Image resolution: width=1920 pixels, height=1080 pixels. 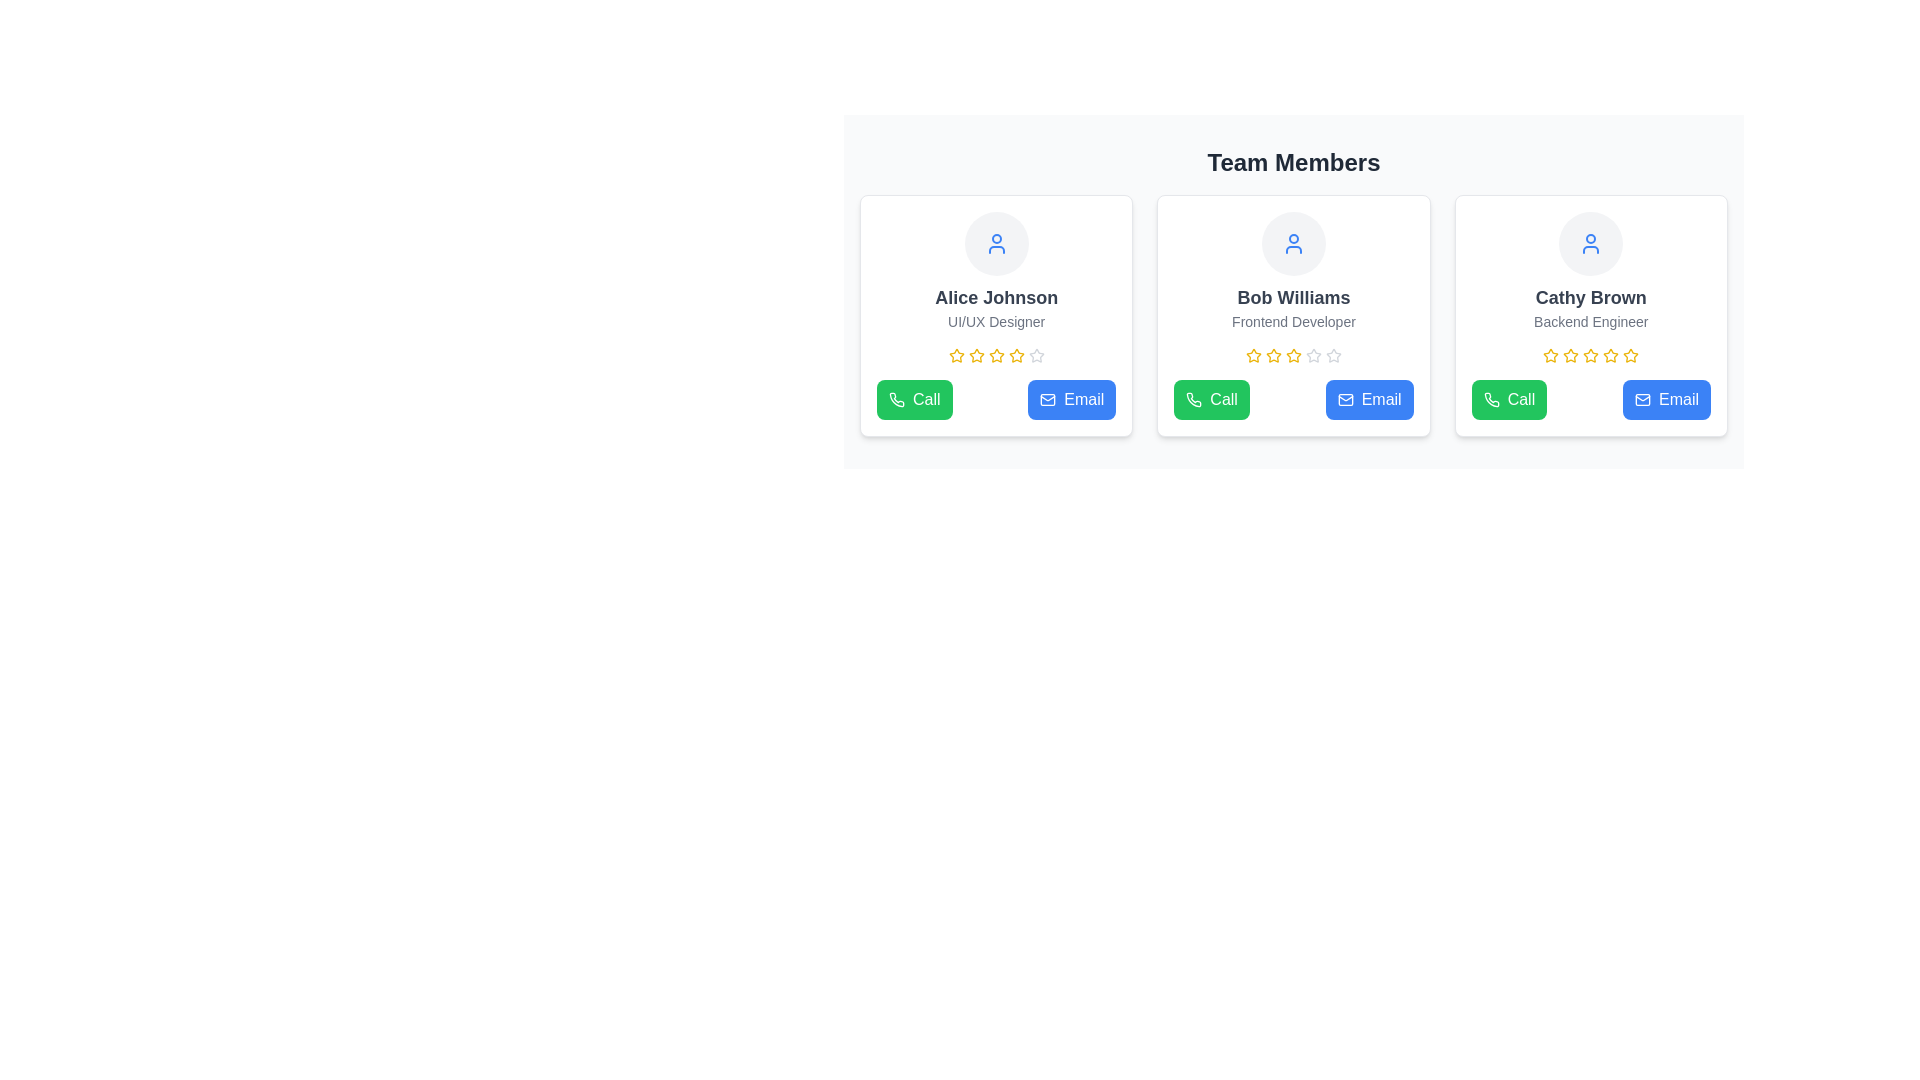 I want to click on the fourth star icon in the five-star rating system located beneath the 'Alice Johnson' profile card, so click(x=1016, y=354).